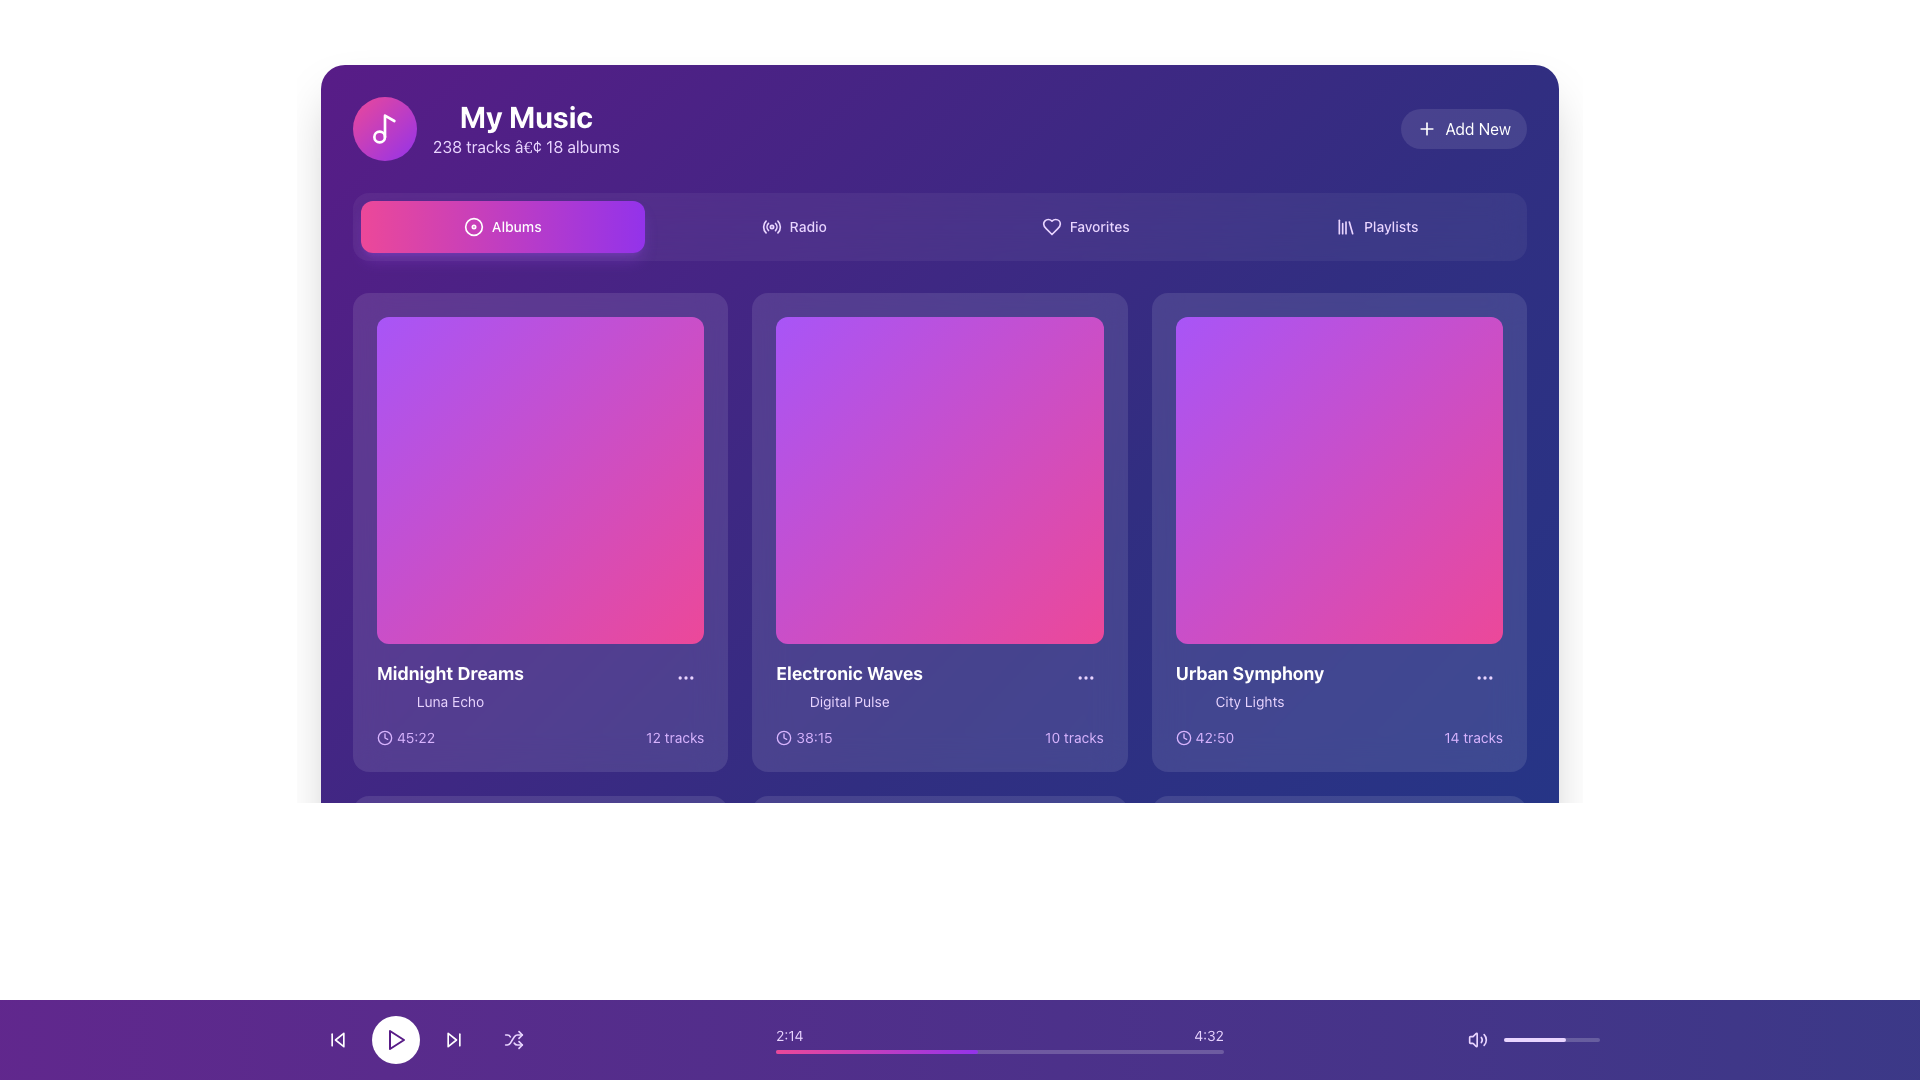  What do you see at coordinates (1084, 677) in the screenshot?
I see `the menu trigger icon located at the bottom right corner of the third card in the album grid` at bounding box center [1084, 677].